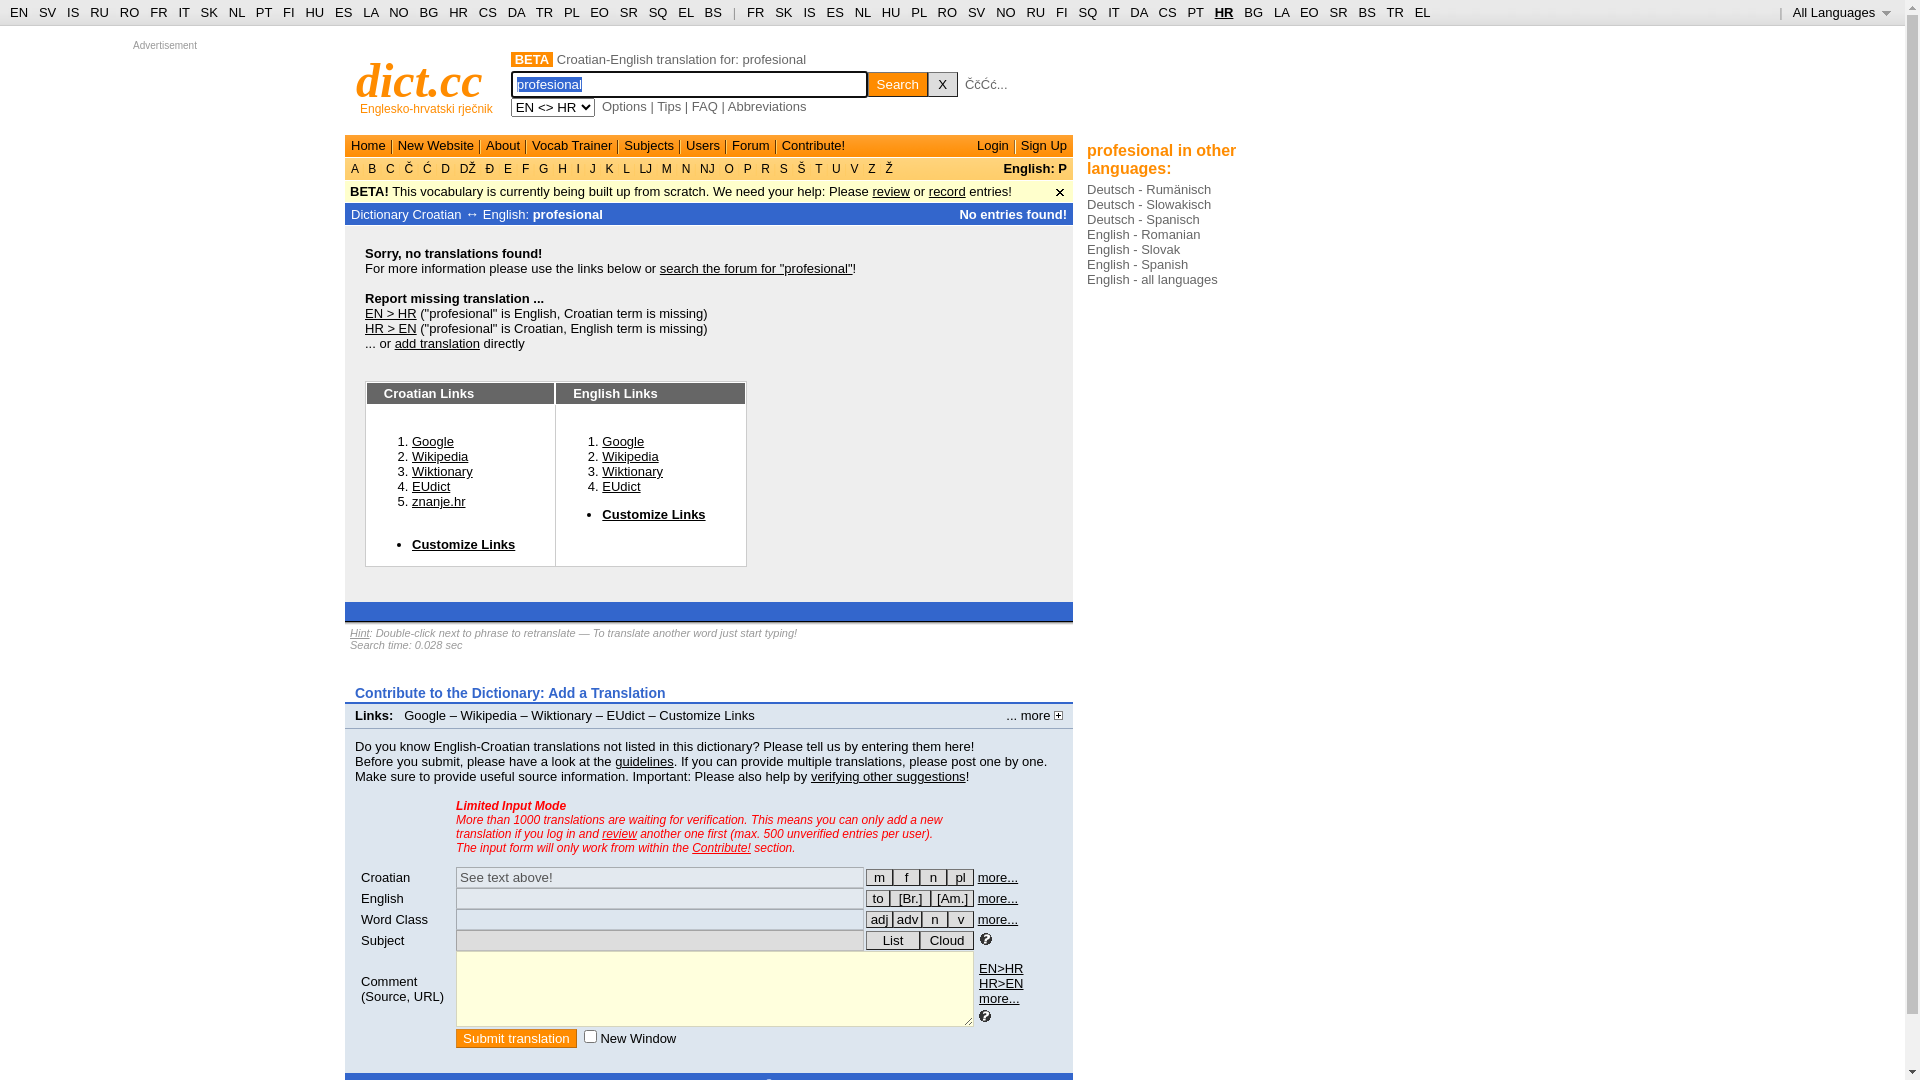  What do you see at coordinates (516, 1037) in the screenshot?
I see `'Submit translation'` at bounding box center [516, 1037].